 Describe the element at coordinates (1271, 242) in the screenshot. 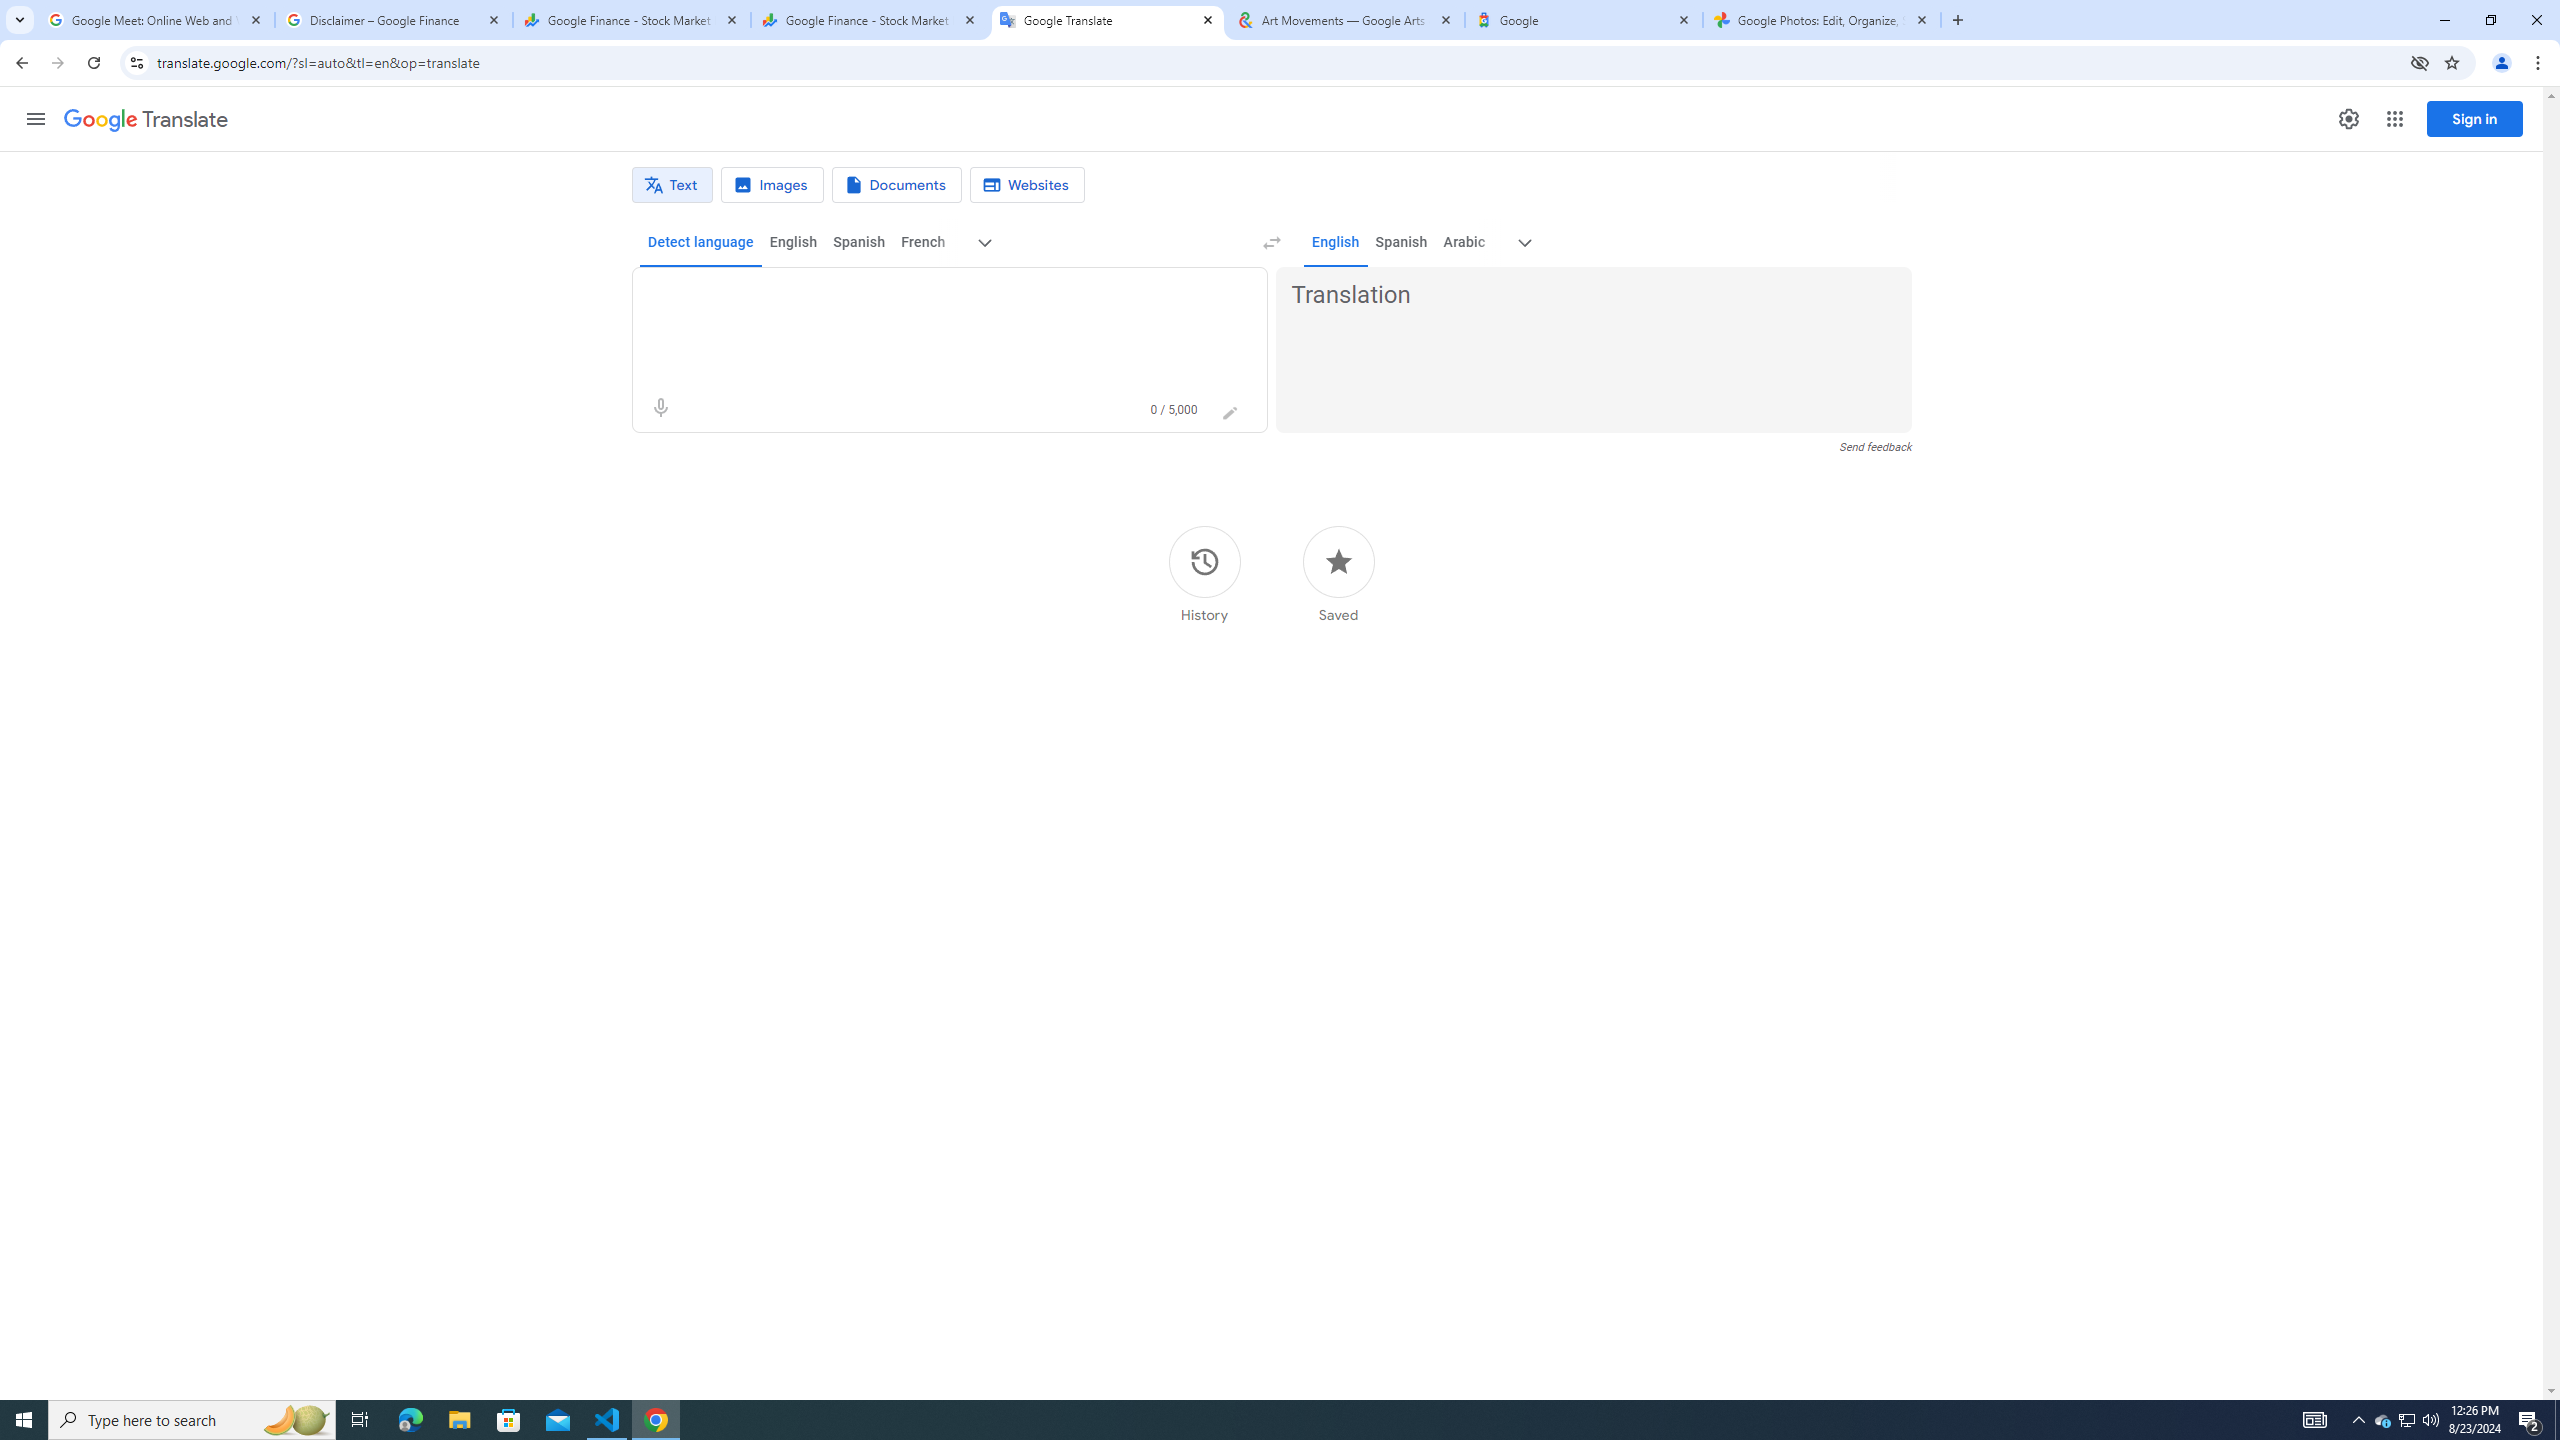

I see `'Swap languages (Ctrl+Shift+S)'` at that location.